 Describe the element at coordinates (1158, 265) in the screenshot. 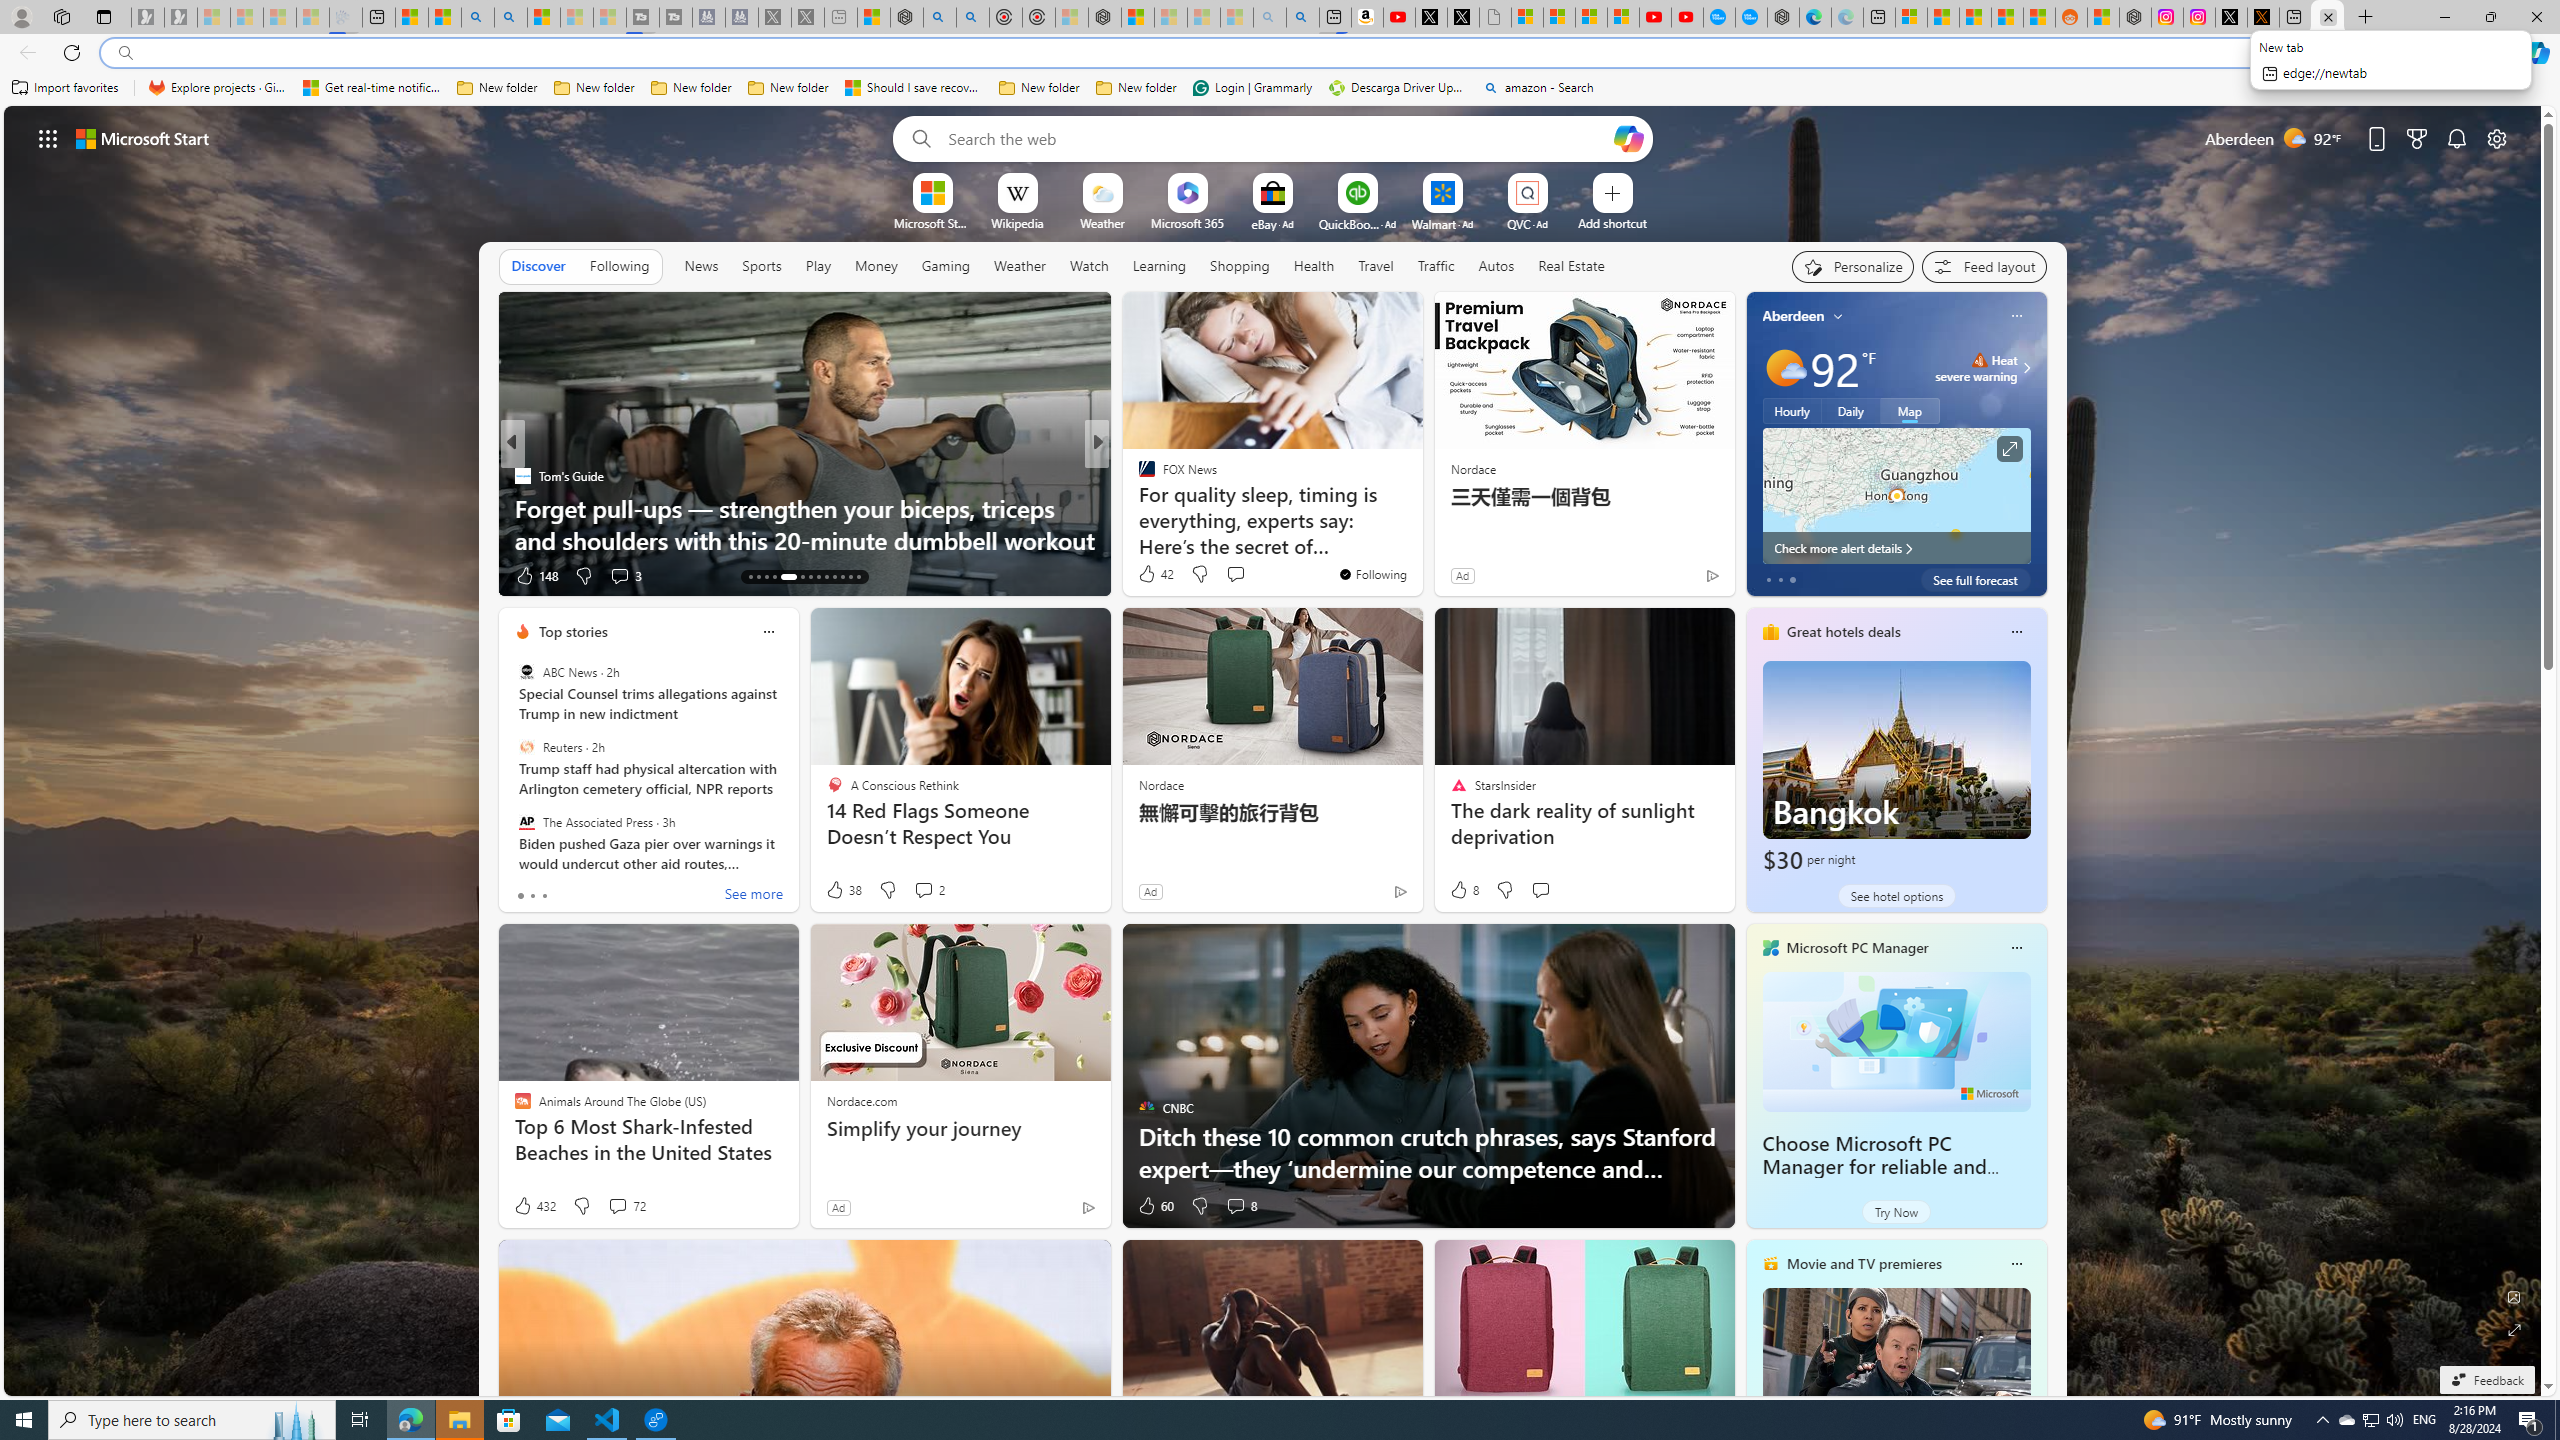

I see `'Learning'` at that location.